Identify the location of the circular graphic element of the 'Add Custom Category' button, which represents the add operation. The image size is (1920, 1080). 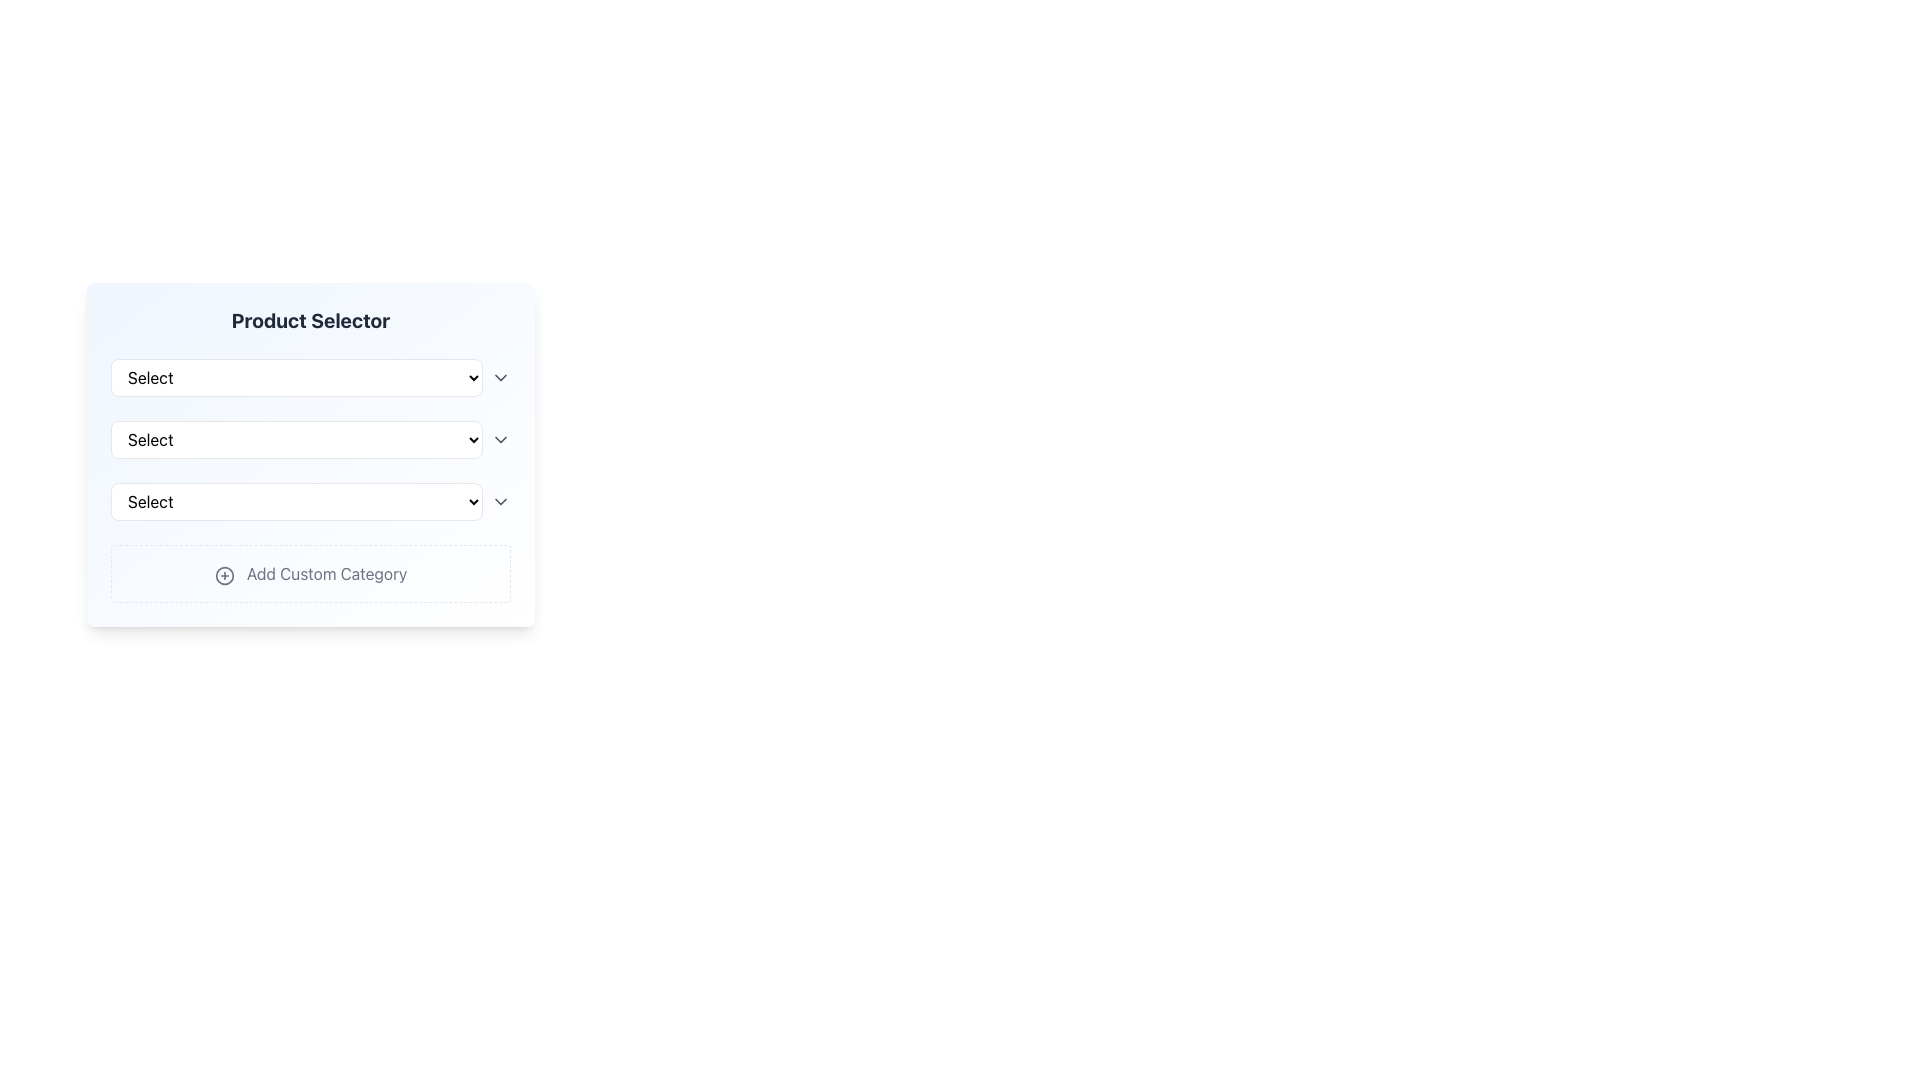
(224, 575).